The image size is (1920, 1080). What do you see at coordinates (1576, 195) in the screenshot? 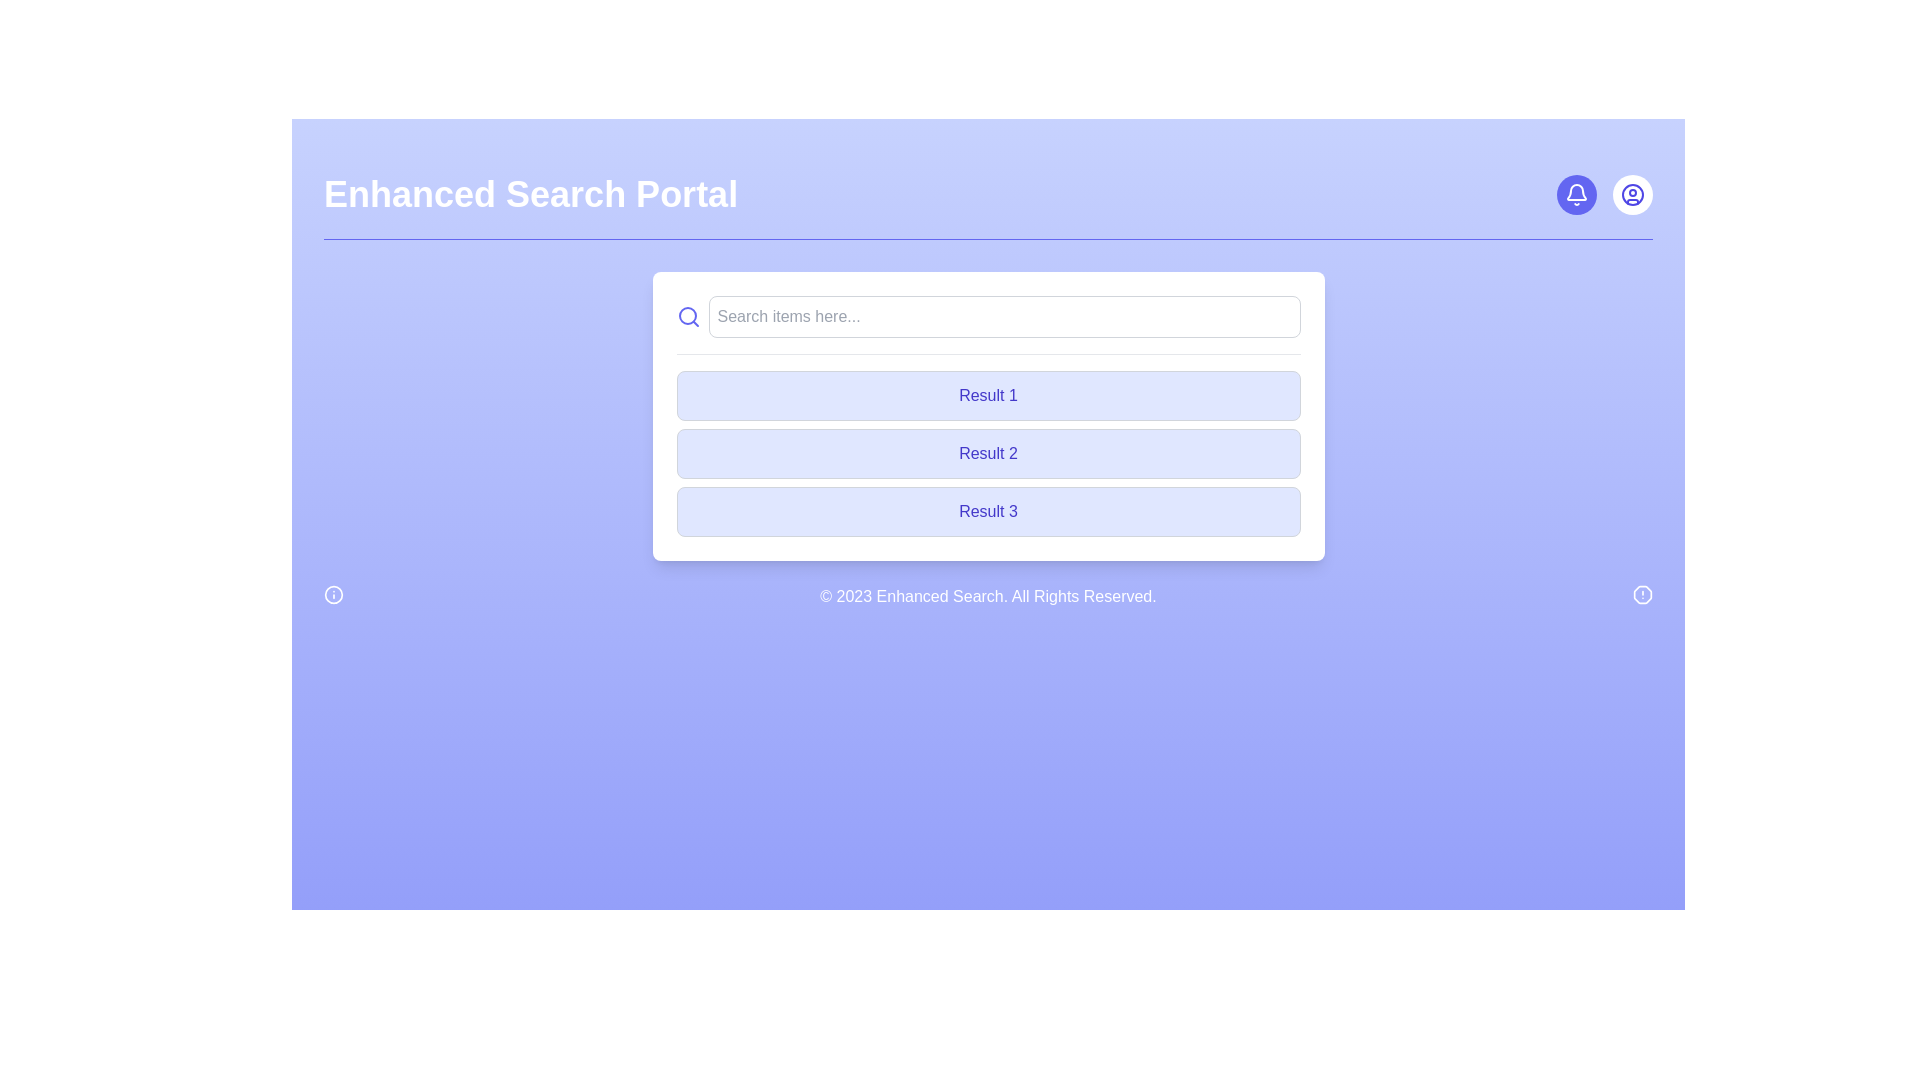
I see `the circular button with a blue background and a white bell icon` at bounding box center [1576, 195].